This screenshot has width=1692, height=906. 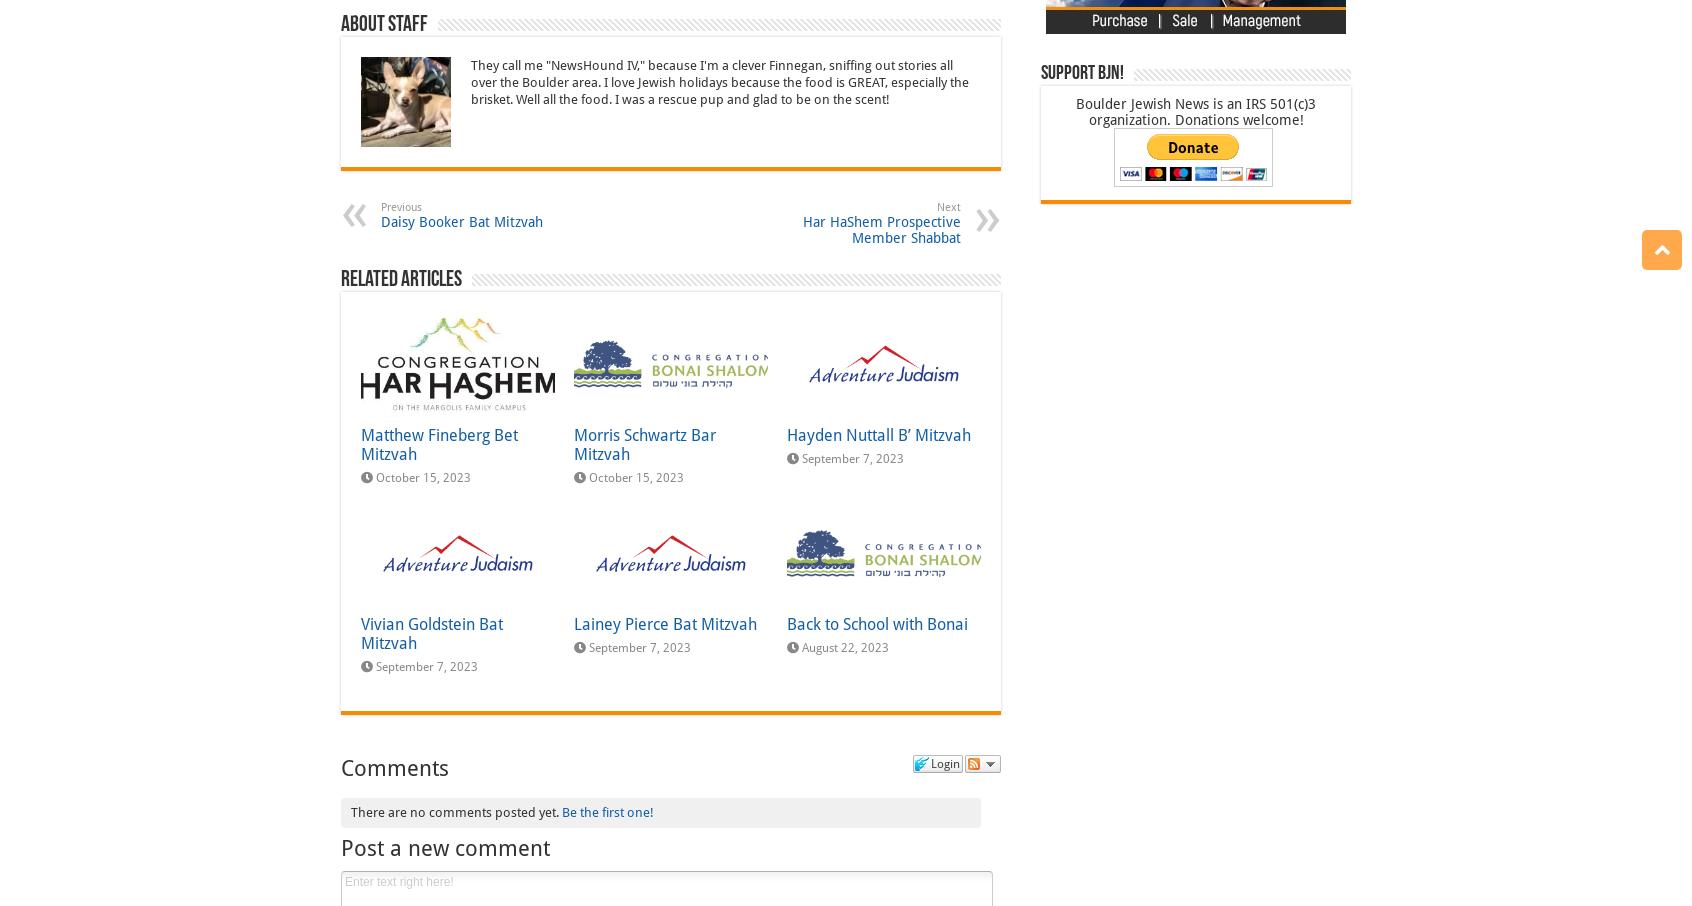 What do you see at coordinates (470, 82) in the screenshot?
I see `'They call me "NewsHound IV," because I'm a clever Finnegan, sniffing out stories all over the Boulder area. I love Jewish holidays because the food is GREAT, especially the brisket. Well all the food. I was a rescue pup and glad to be on the scent!'` at bounding box center [470, 82].